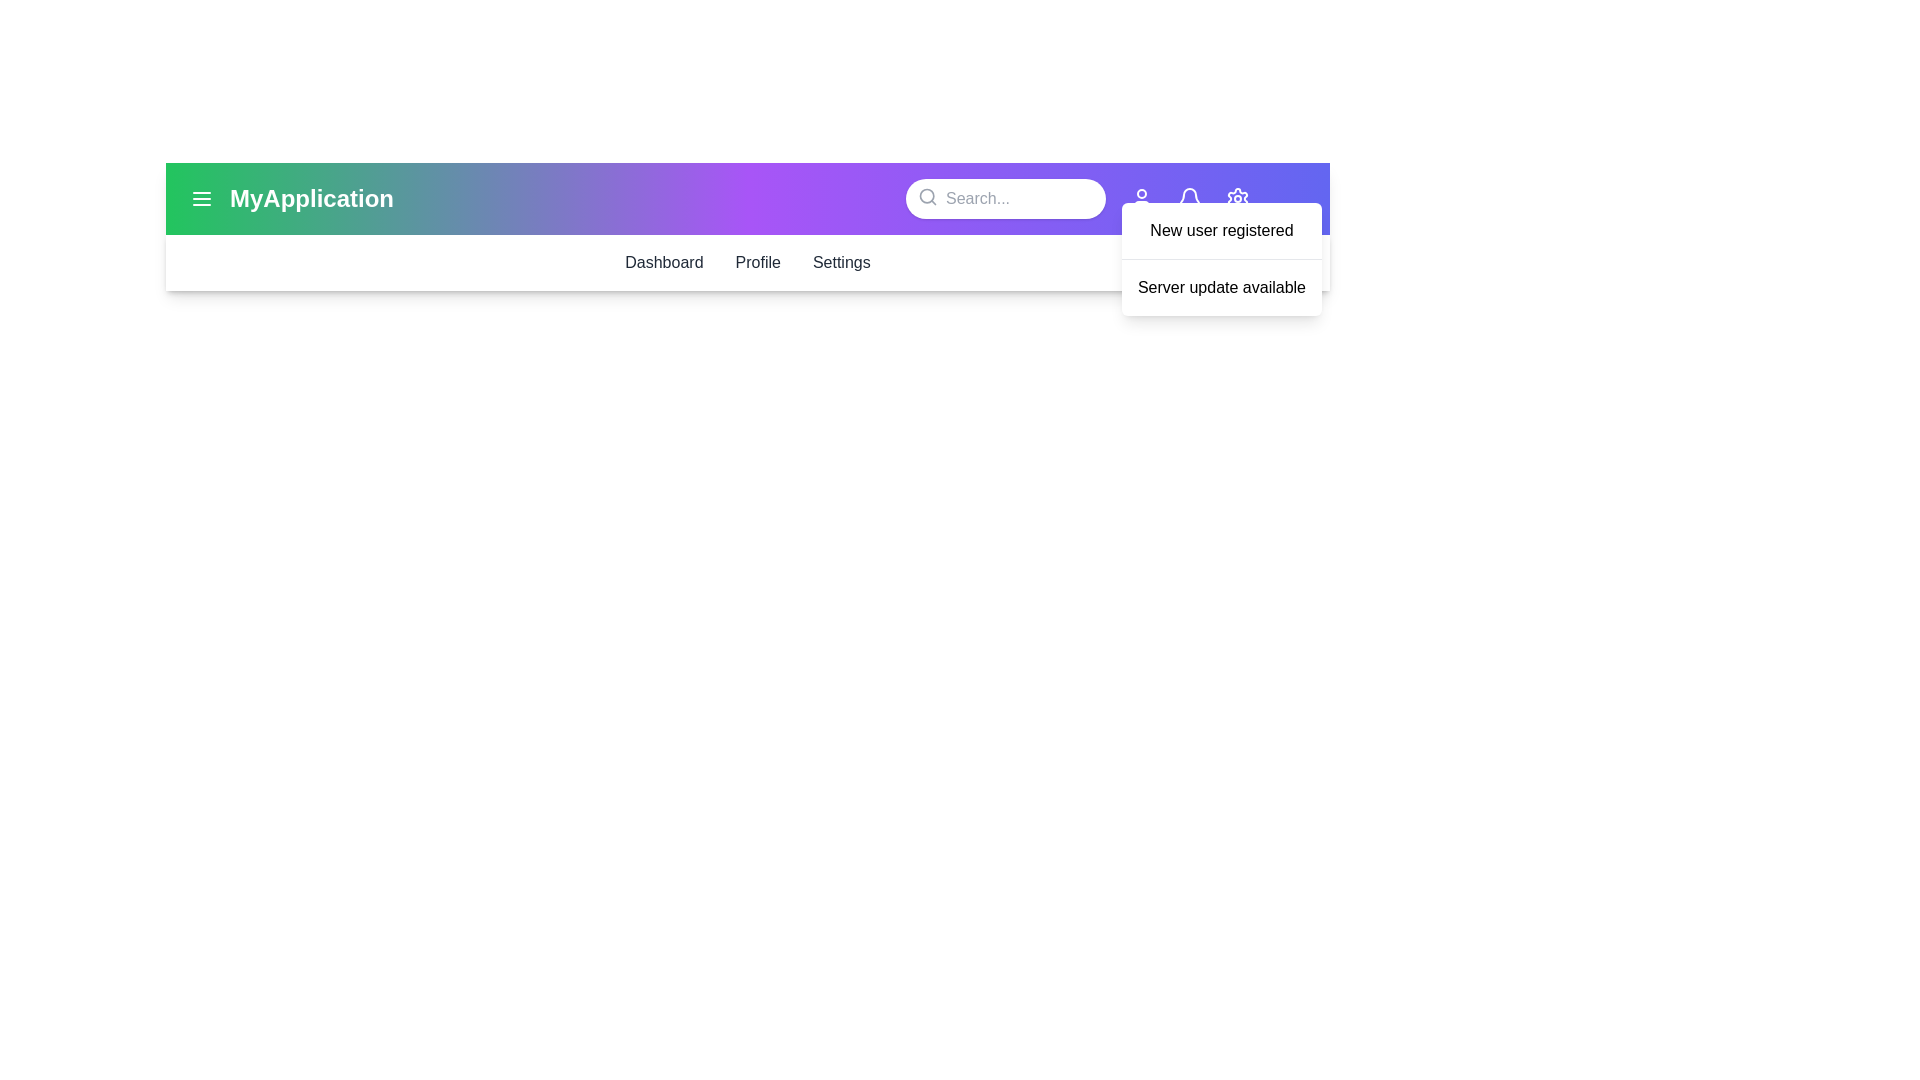  Describe the element at coordinates (663, 261) in the screenshot. I see `the menu item Dashboard to navigate to the corresponding section` at that location.